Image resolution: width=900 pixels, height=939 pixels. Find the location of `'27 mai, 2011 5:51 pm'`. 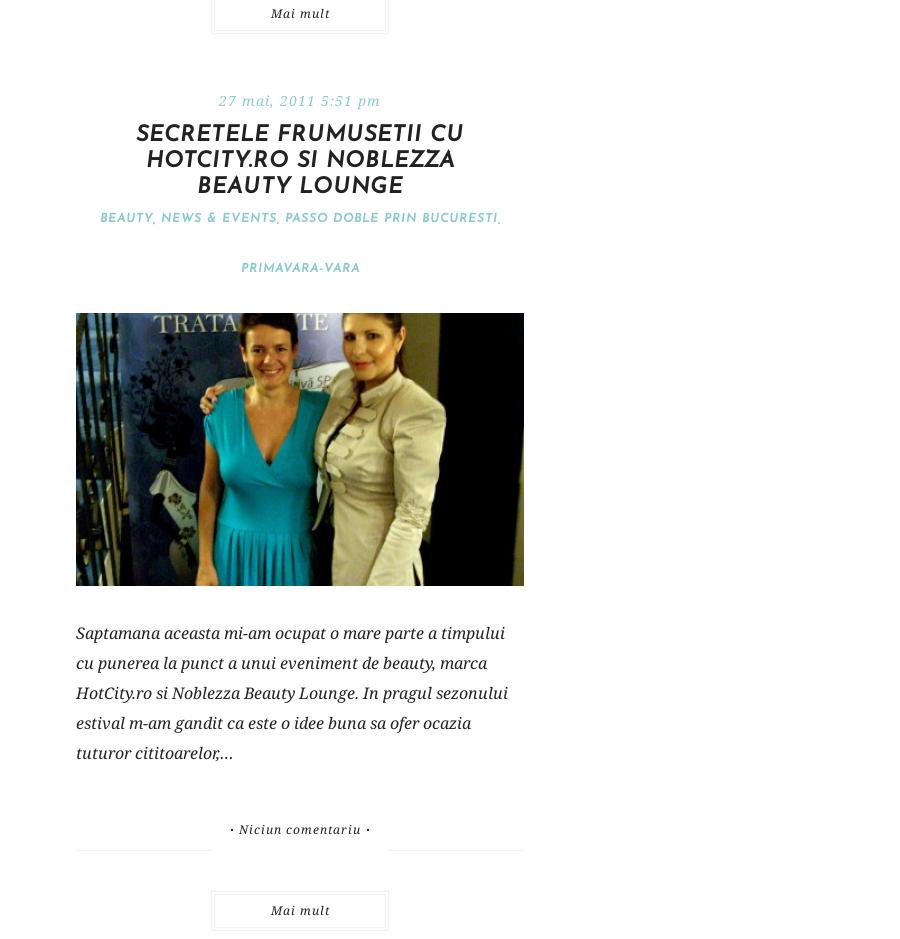

'27 mai, 2011 5:51 pm' is located at coordinates (298, 100).